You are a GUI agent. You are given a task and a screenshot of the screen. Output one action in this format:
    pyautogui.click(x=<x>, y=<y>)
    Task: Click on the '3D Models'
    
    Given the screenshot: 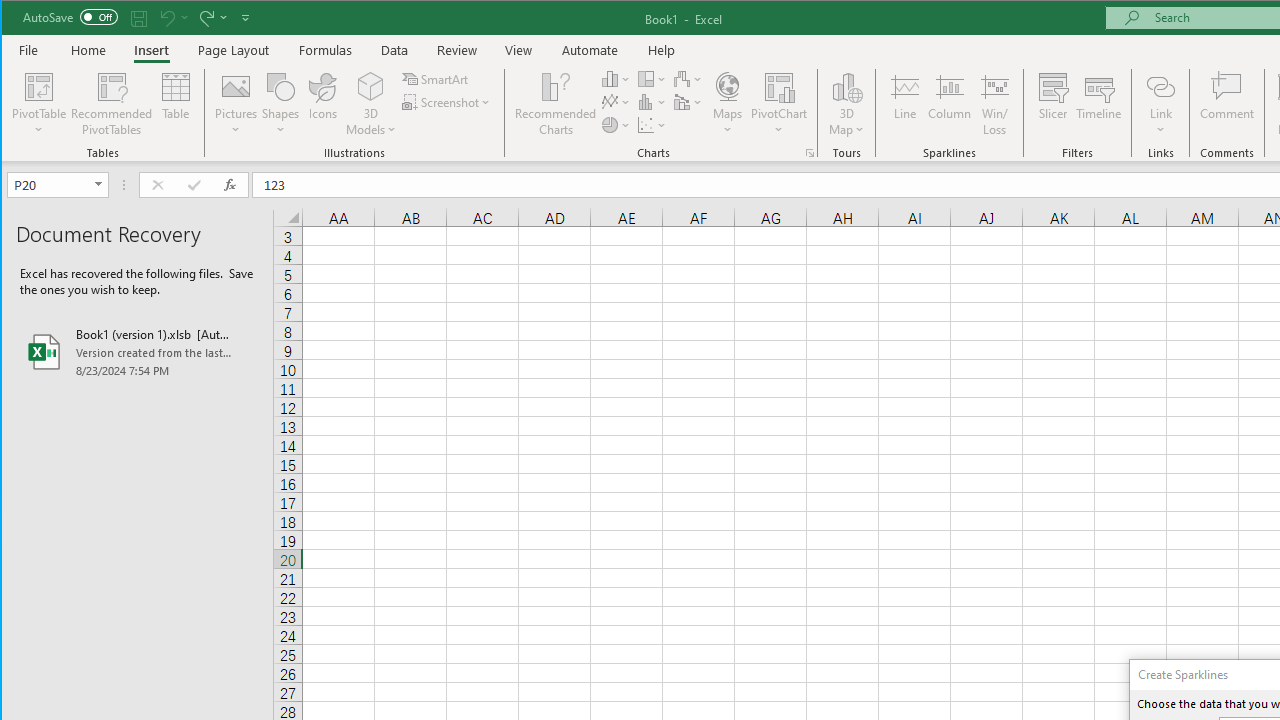 What is the action you would take?
    pyautogui.click(x=371, y=85)
    